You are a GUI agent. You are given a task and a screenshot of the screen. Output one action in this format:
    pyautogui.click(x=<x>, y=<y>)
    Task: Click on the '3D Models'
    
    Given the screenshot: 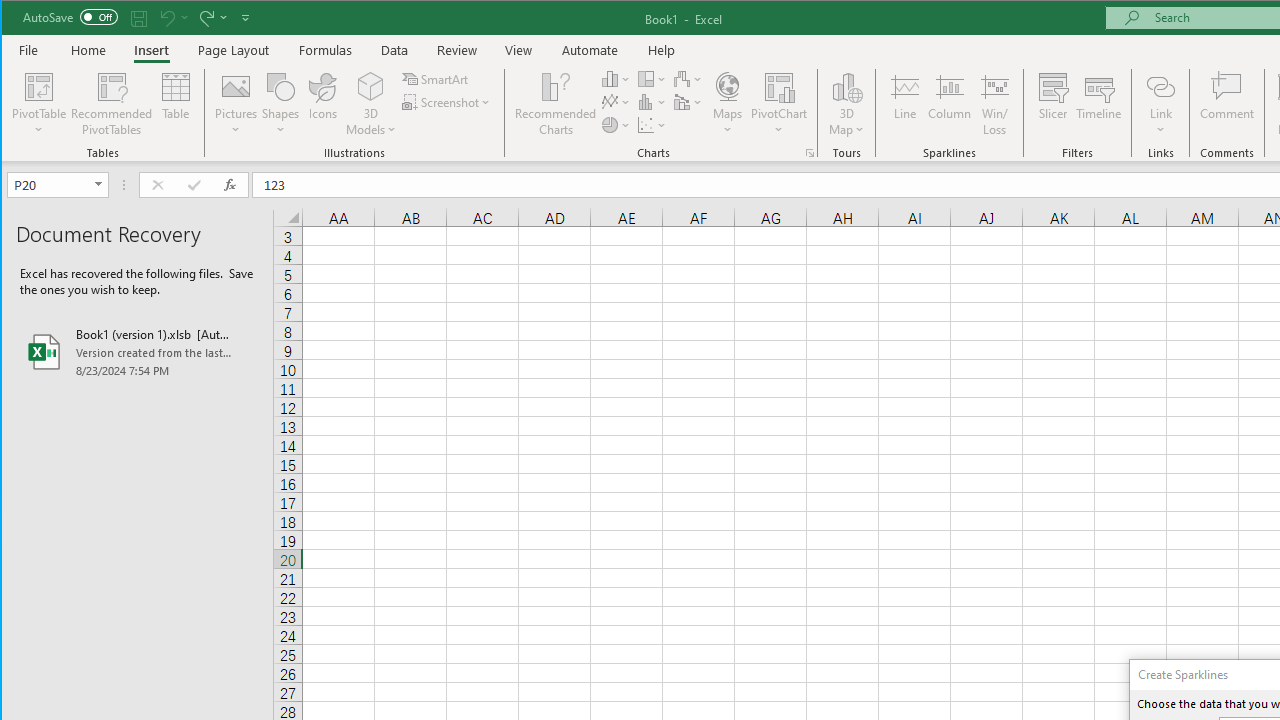 What is the action you would take?
    pyautogui.click(x=371, y=85)
    